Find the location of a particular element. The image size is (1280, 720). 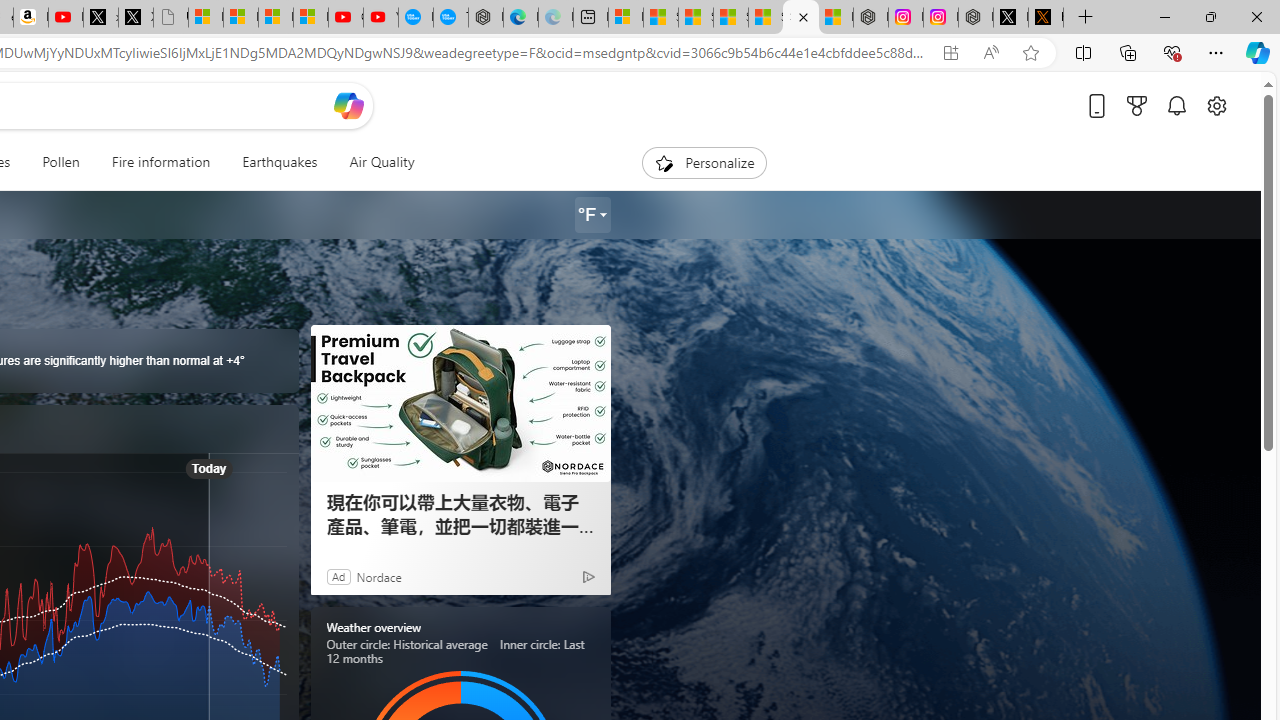

'YouTube Kids - An App Created for Kids to Explore Content' is located at coordinates (380, 17).